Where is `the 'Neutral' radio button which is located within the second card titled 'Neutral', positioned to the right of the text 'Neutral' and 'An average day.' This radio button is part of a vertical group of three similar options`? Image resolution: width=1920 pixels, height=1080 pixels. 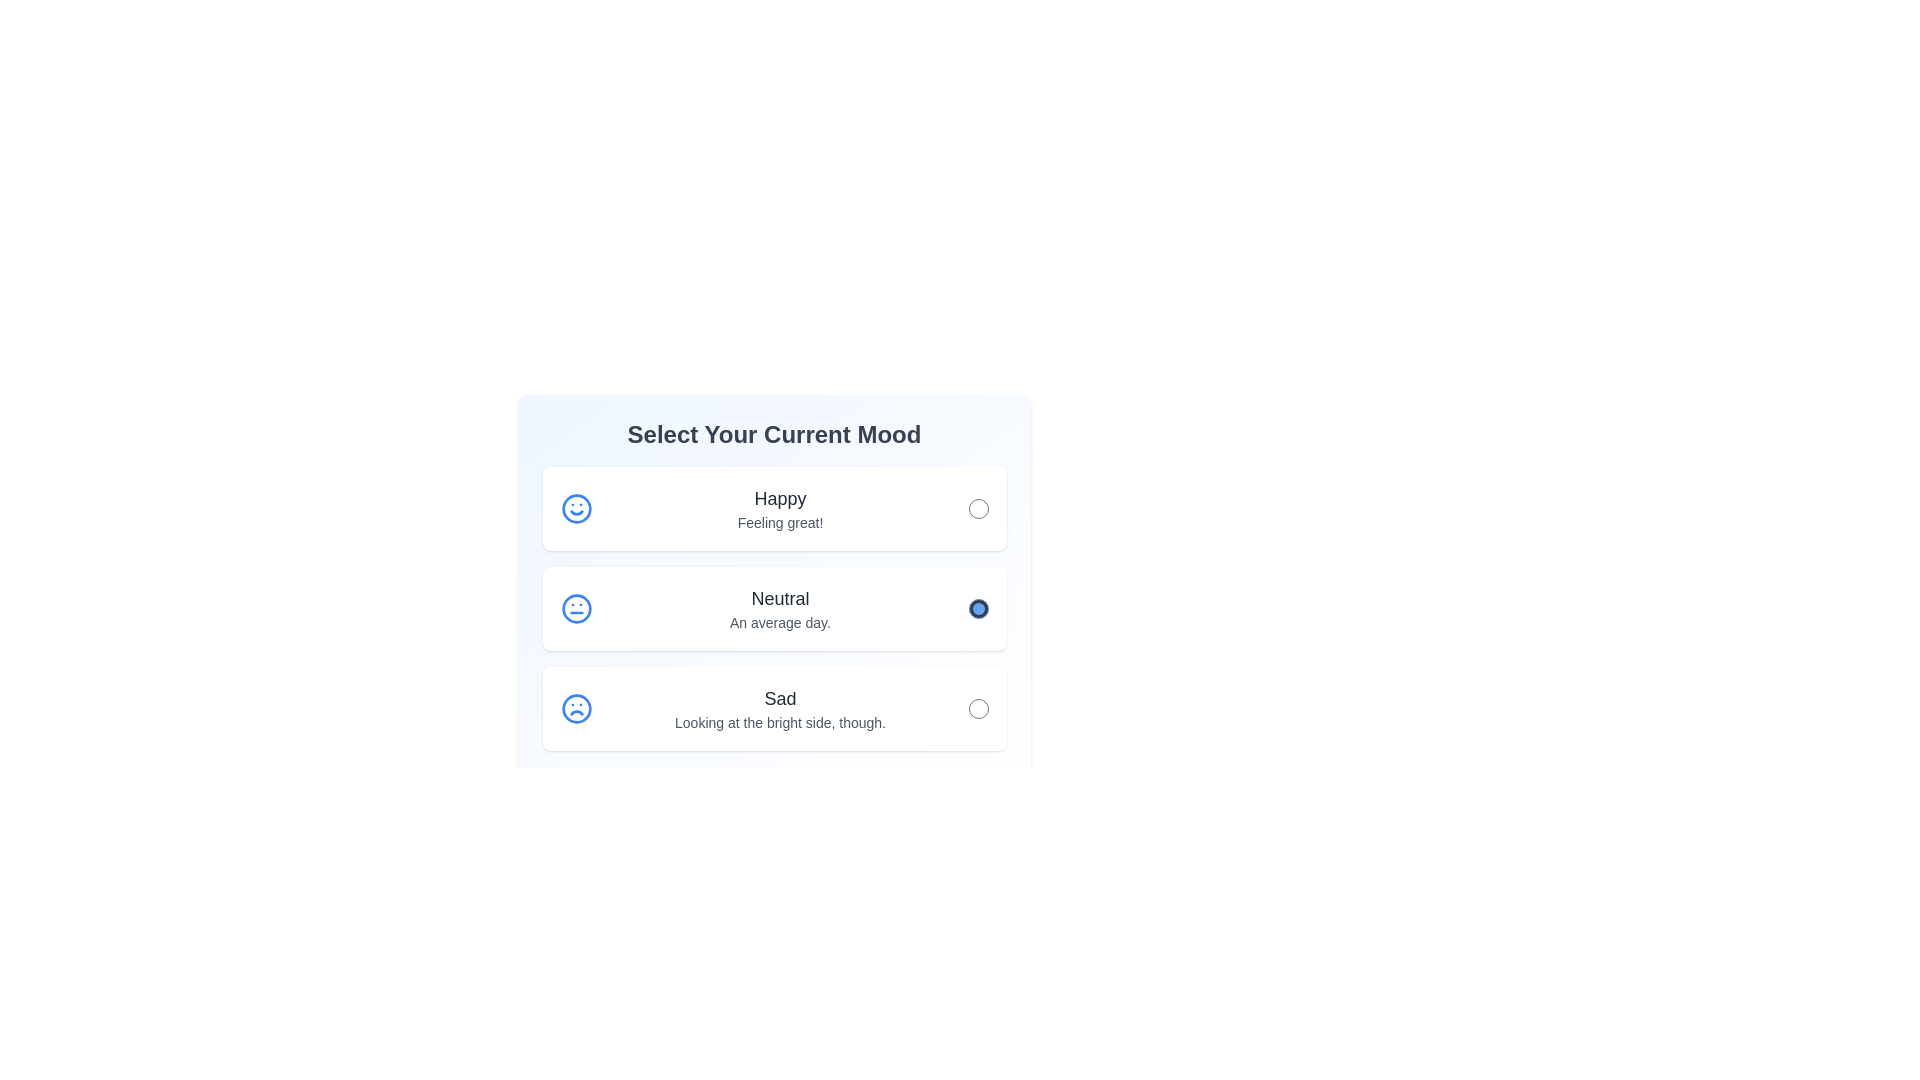
the 'Neutral' radio button which is located within the second card titled 'Neutral', positioned to the right of the text 'Neutral' and 'An average day.' This radio button is part of a vertical group of three similar options is located at coordinates (978, 608).